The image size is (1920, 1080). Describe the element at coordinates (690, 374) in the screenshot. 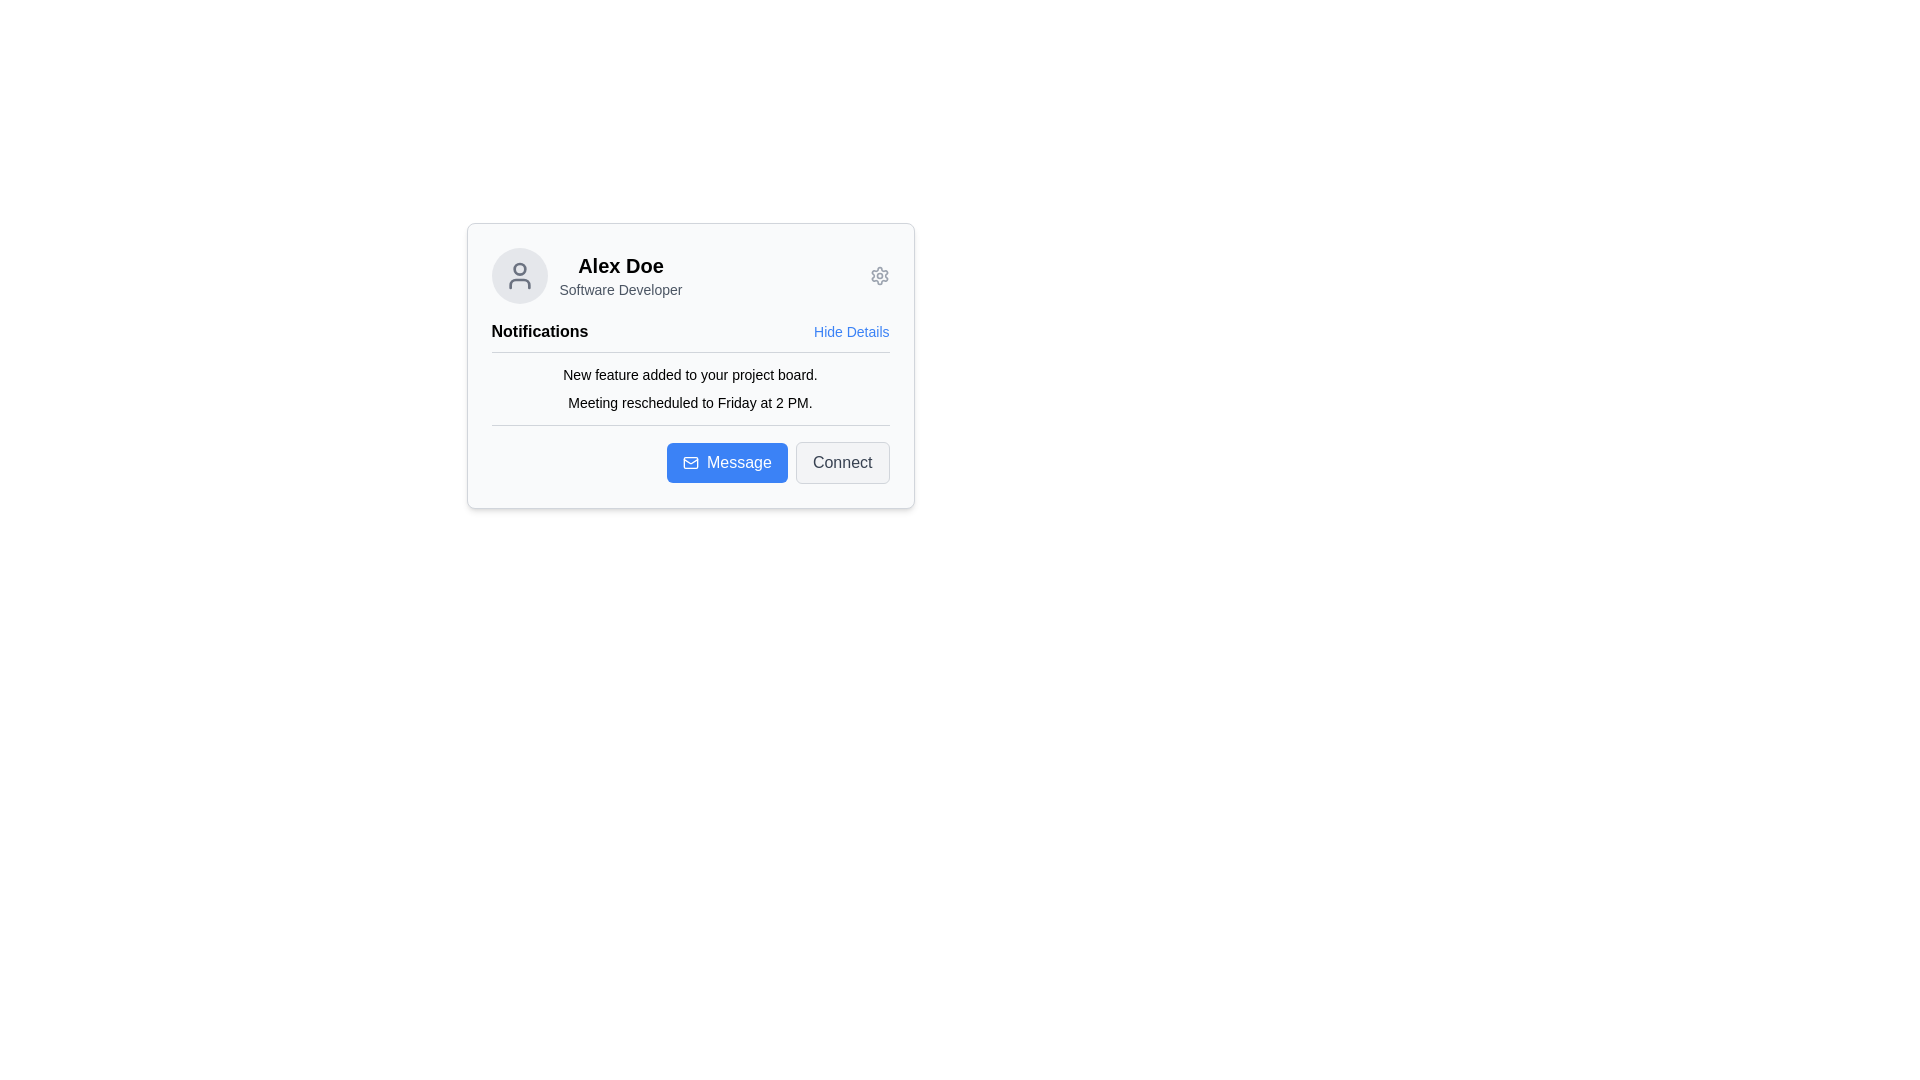

I see `the static text element displaying the message 'New feature added to your project board.' which is located at the top of the notification section` at that location.